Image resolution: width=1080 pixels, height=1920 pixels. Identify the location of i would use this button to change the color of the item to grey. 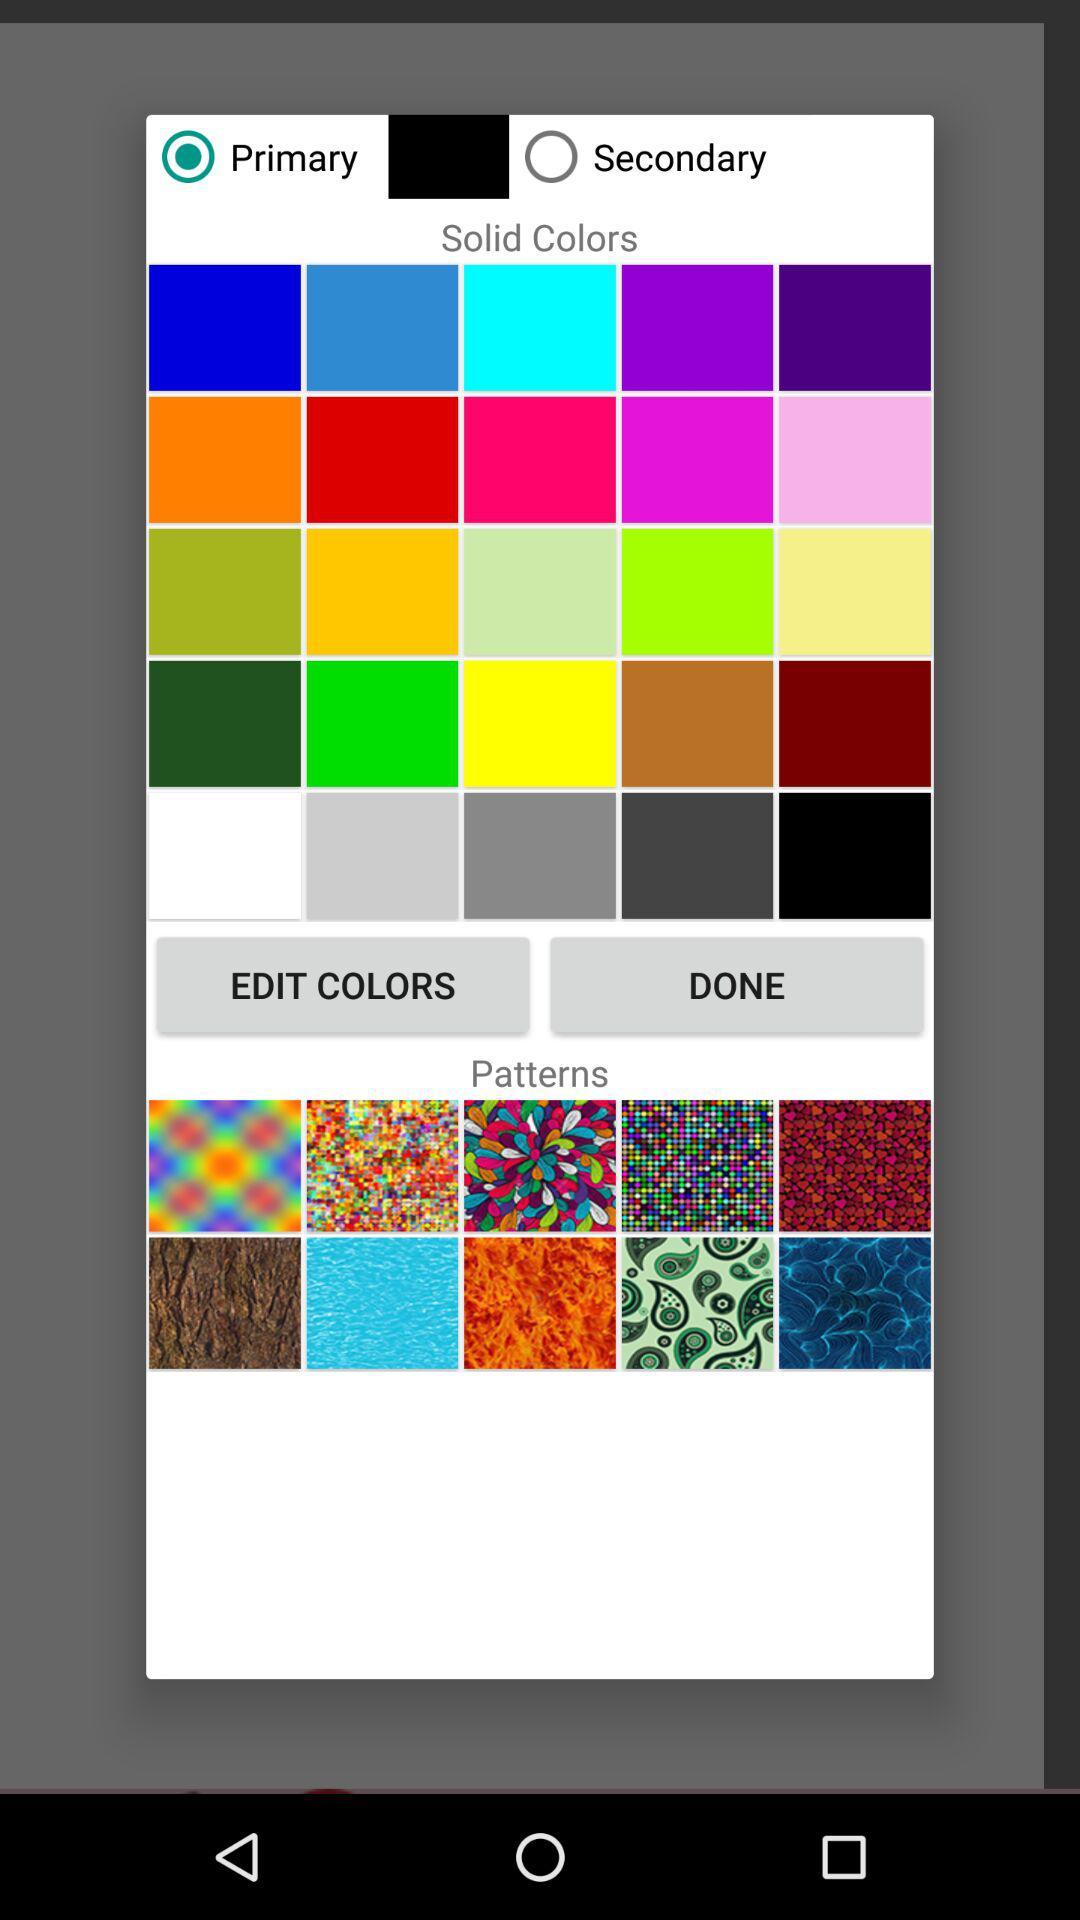
(382, 855).